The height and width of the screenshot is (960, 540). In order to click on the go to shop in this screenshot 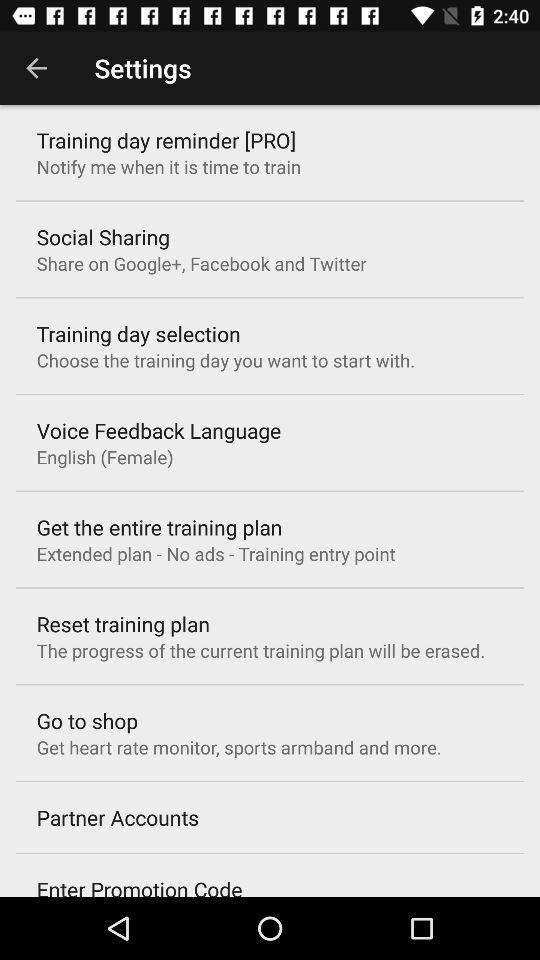, I will do `click(86, 720)`.